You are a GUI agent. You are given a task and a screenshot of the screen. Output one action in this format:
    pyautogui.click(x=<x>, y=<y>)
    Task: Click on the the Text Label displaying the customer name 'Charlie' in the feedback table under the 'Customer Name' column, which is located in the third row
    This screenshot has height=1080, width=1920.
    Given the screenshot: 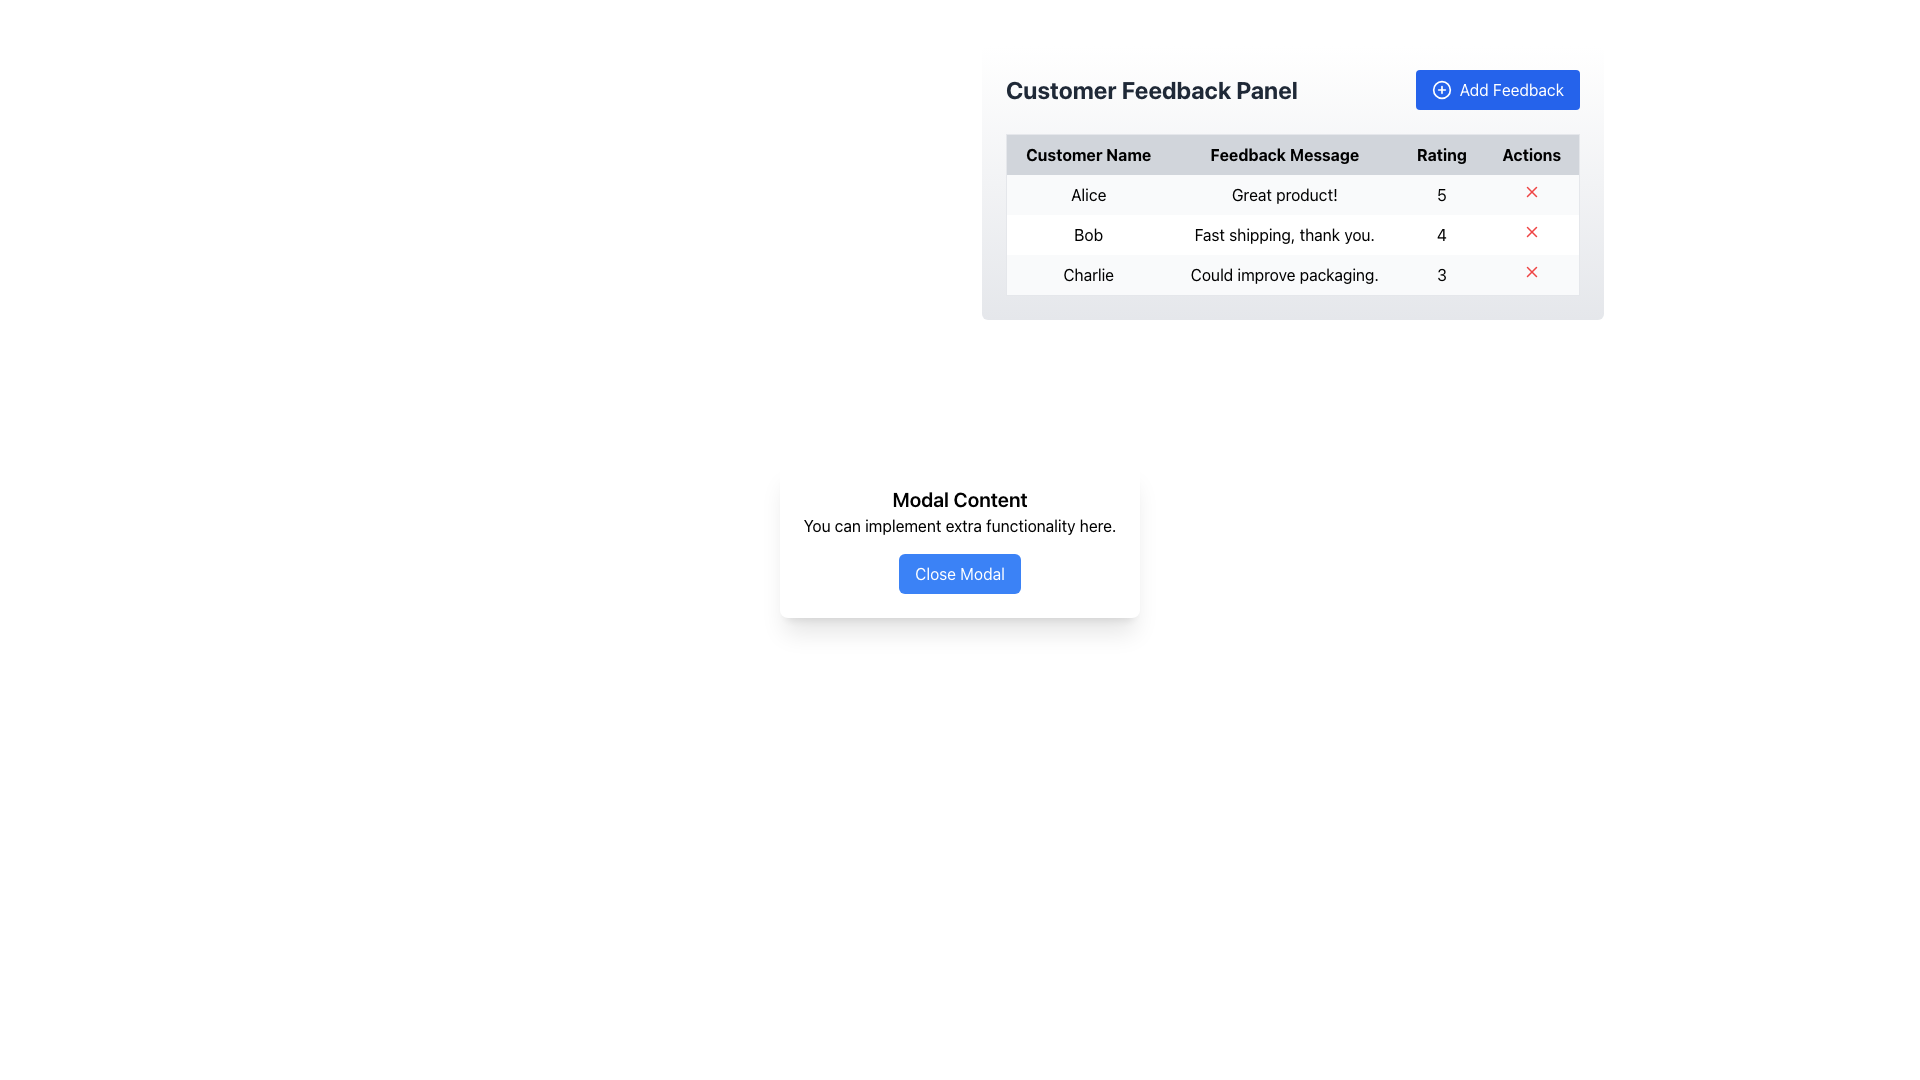 What is the action you would take?
    pyautogui.click(x=1087, y=275)
    